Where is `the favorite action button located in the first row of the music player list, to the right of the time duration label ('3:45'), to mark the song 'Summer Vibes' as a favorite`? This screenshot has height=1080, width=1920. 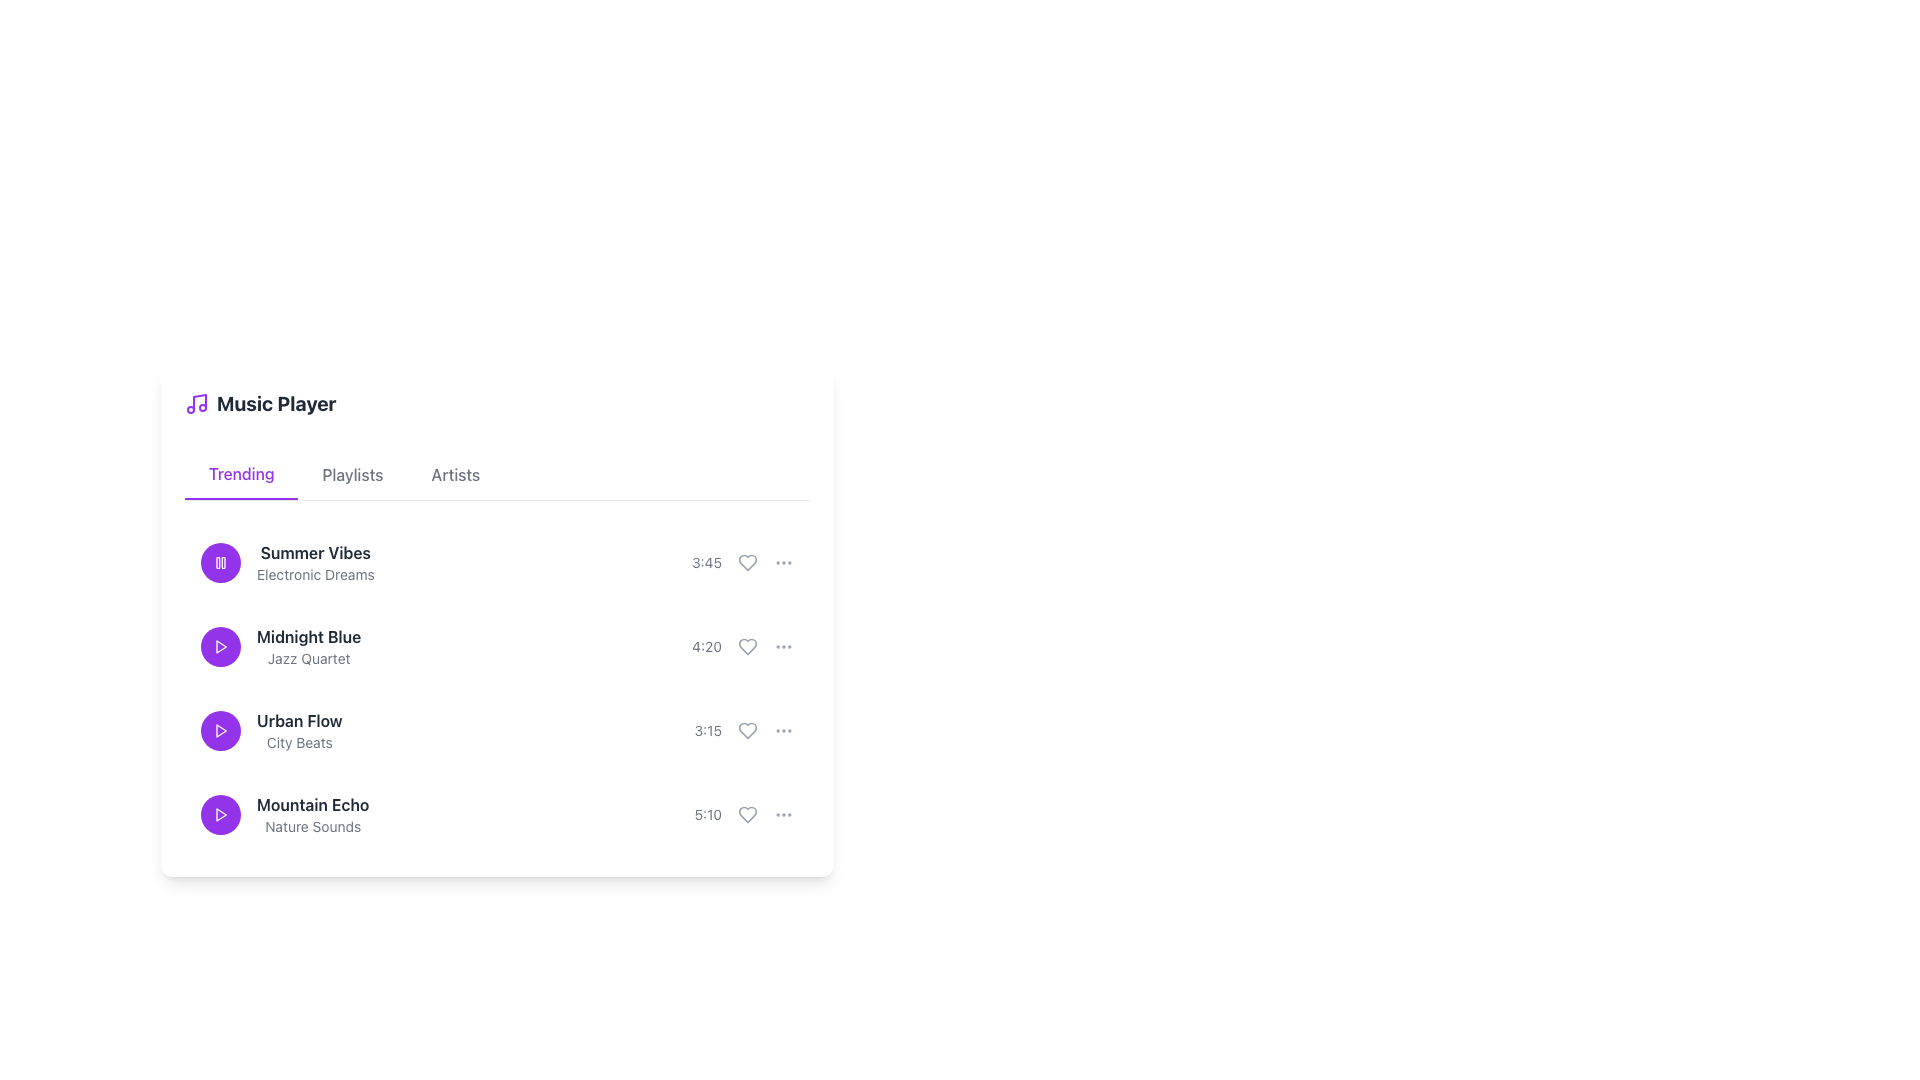
the favorite action button located in the first row of the music player list, to the right of the time duration label ('3:45'), to mark the song 'Summer Vibes' as a favorite is located at coordinates (747, 563).